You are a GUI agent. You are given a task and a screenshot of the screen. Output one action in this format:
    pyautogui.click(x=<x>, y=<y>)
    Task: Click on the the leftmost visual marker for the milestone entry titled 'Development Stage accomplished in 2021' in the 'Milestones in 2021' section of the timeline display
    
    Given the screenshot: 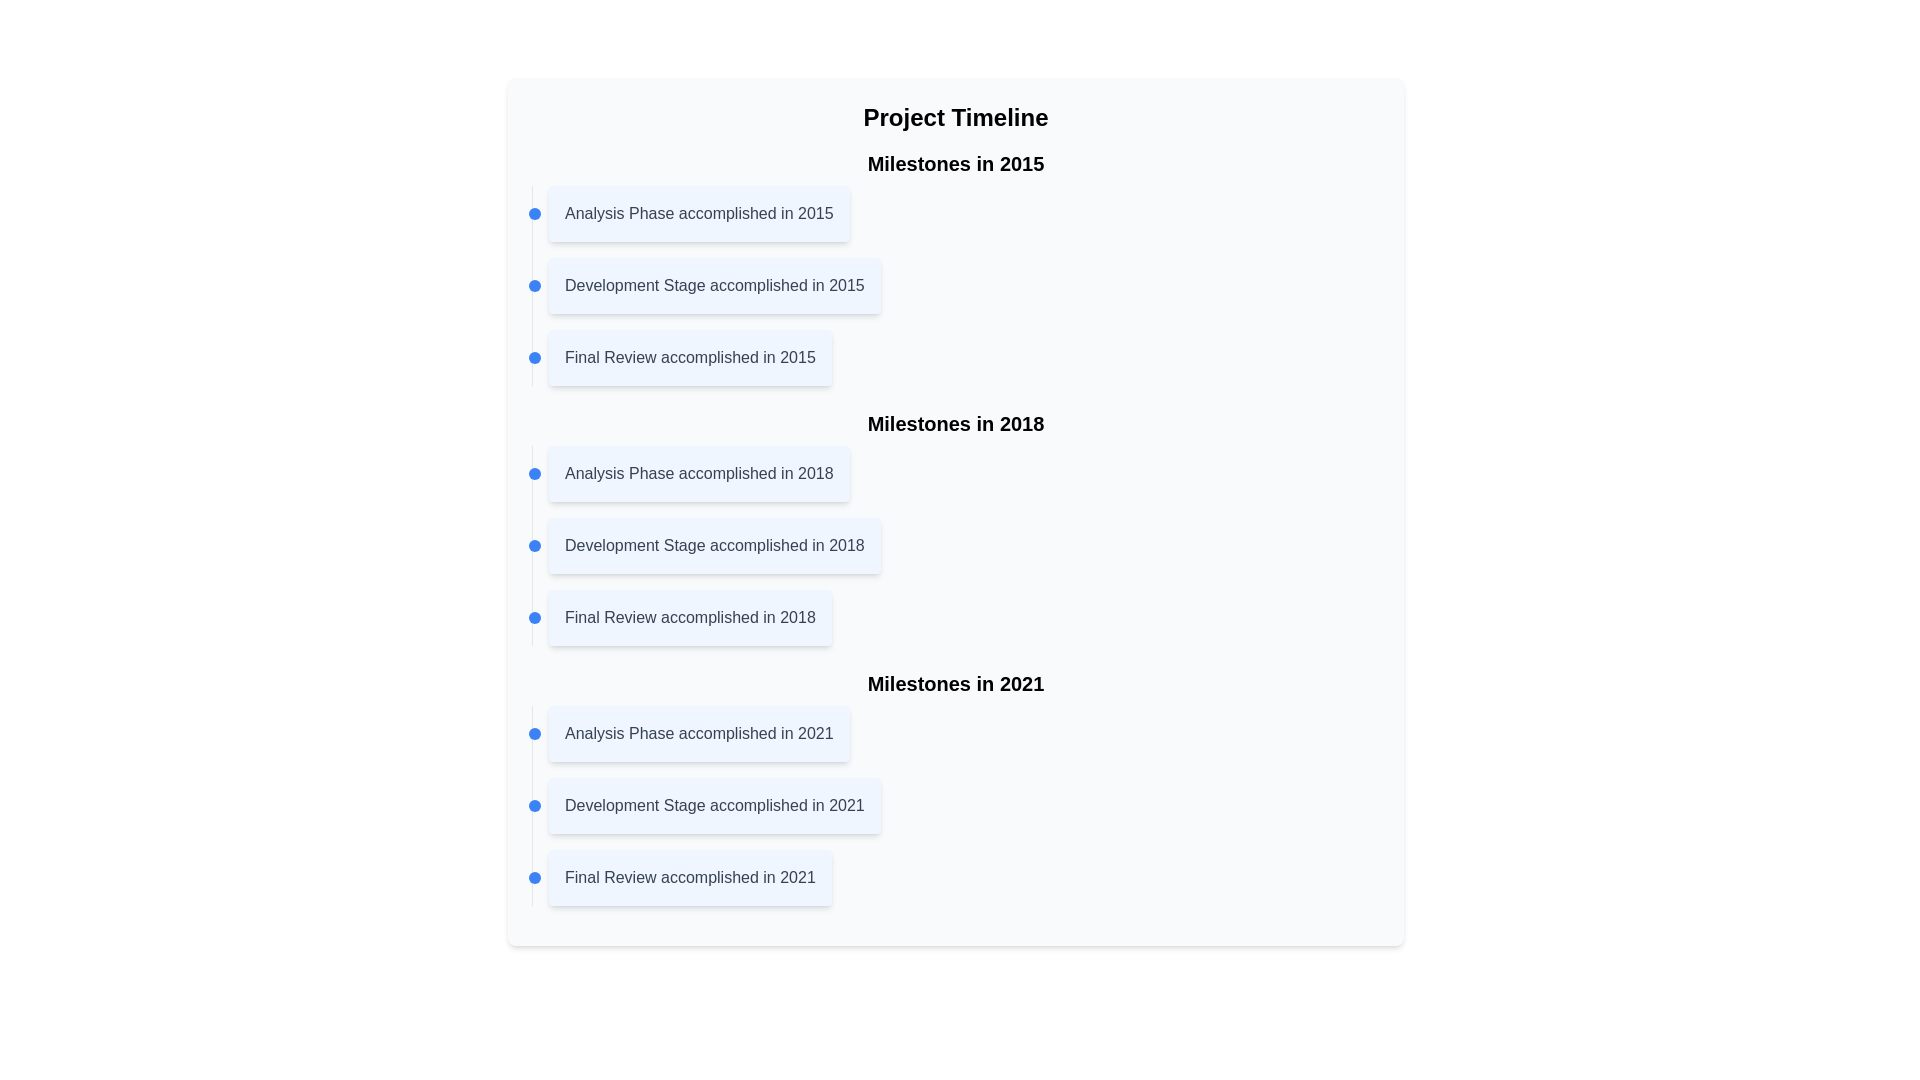 What is the action you would take?
    pyautogui.click(x=534, y=805)
    